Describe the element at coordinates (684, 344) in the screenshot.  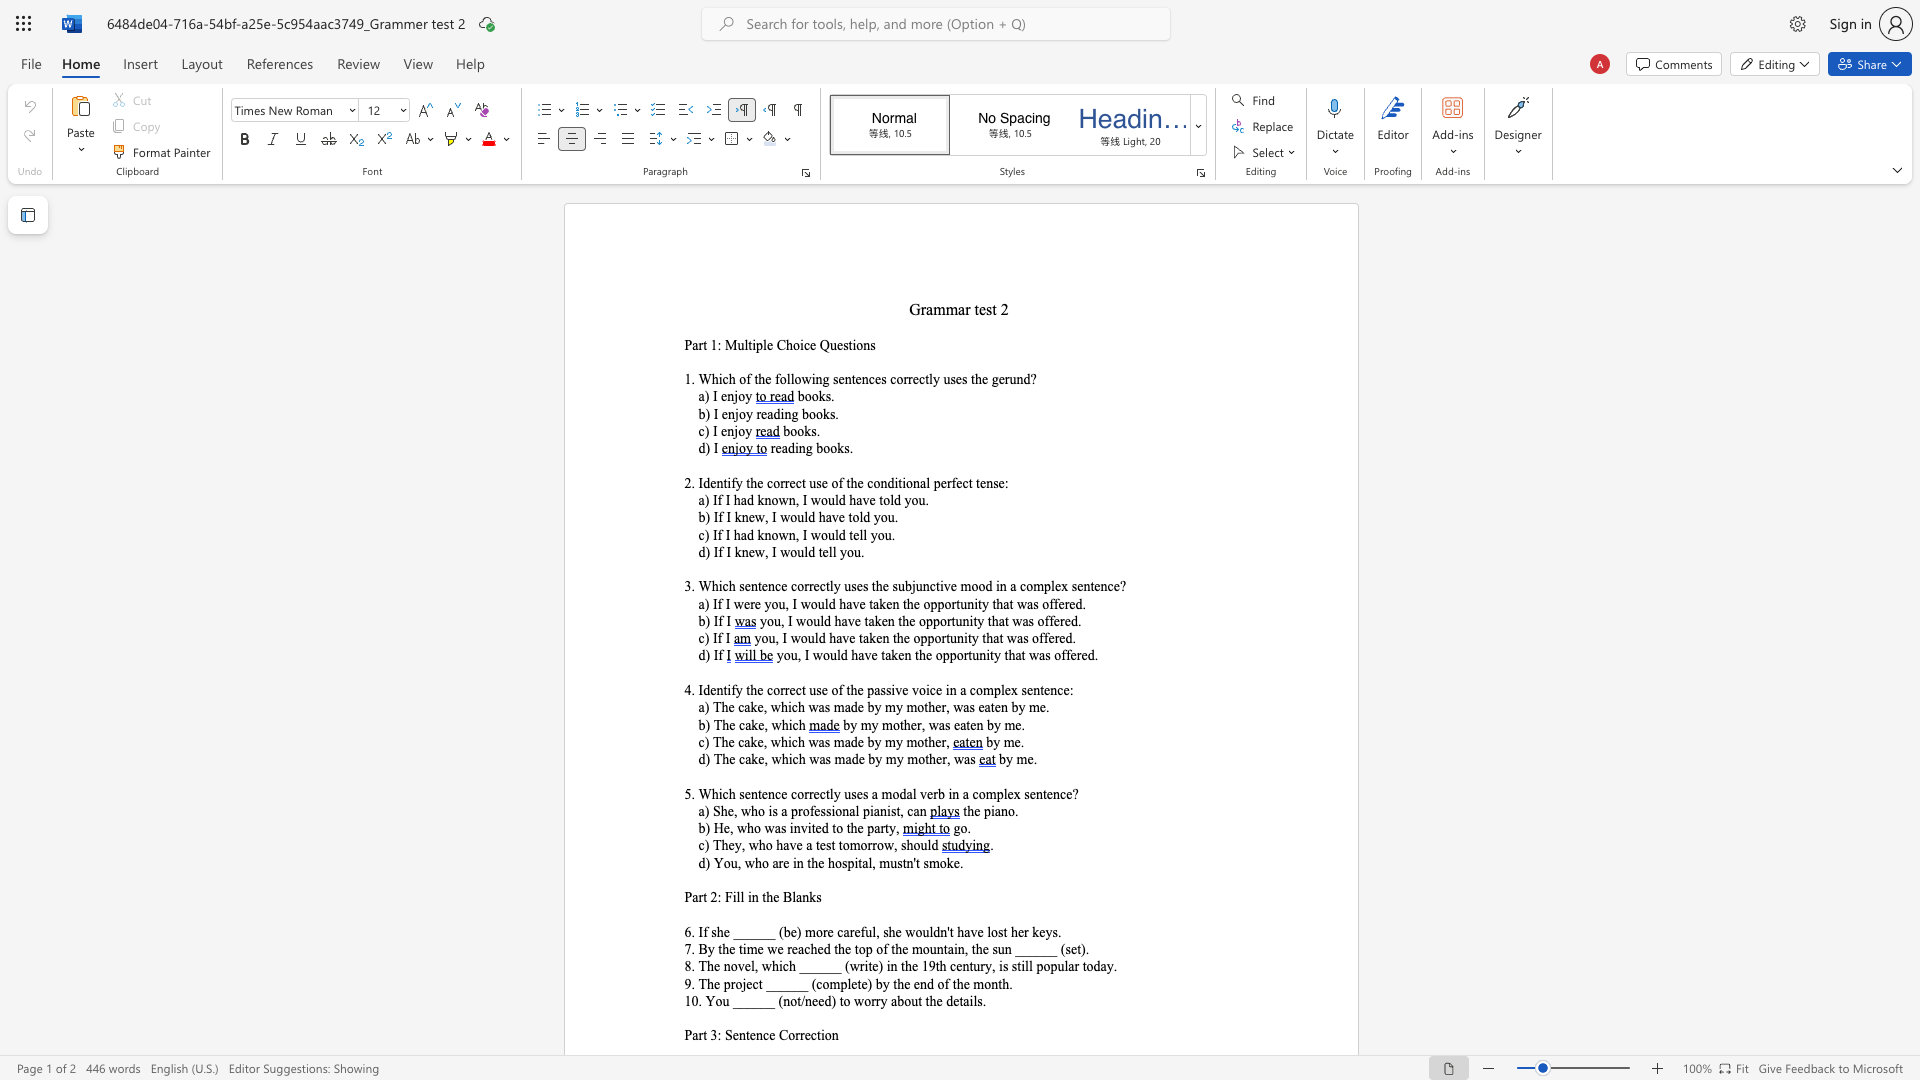
I see `the subset text "Part 1: Multiple Ch" within the text "Part 1: Multiple Choice Questions"` at that location.